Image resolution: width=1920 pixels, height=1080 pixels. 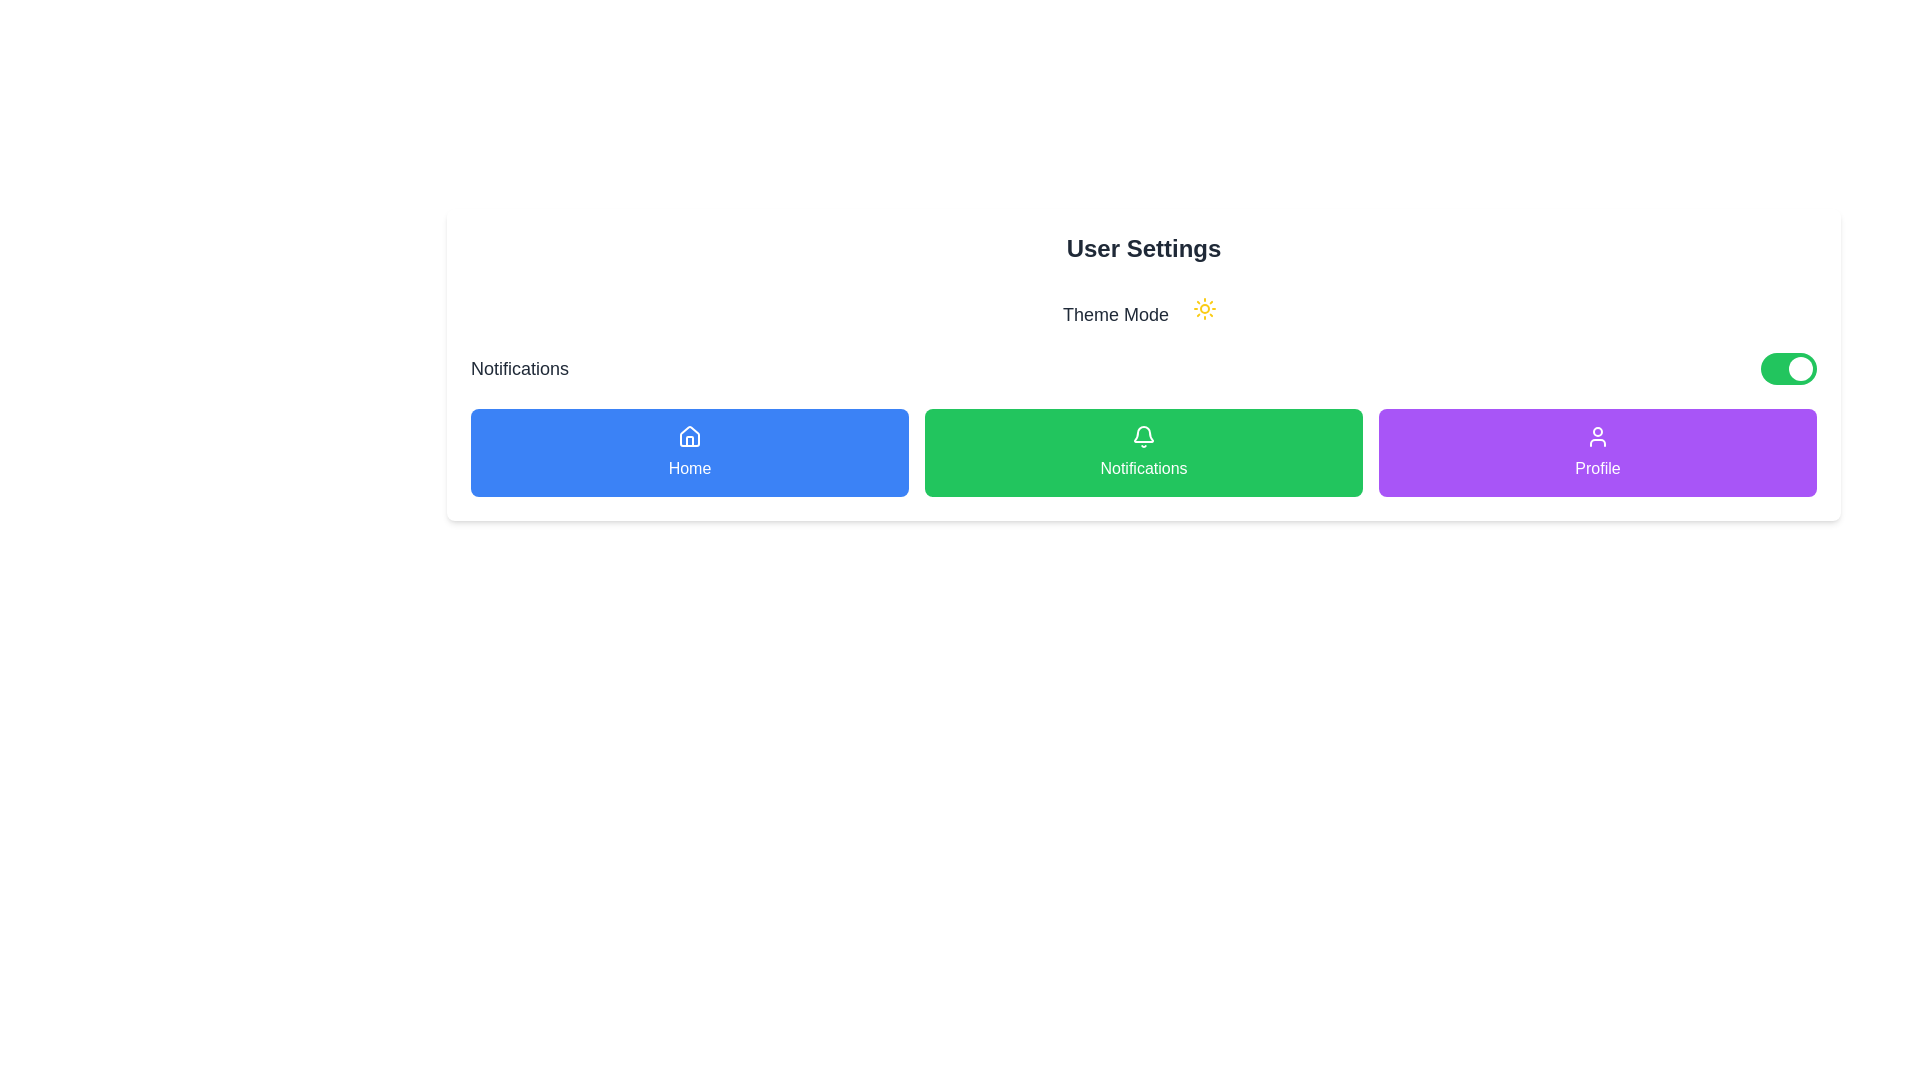 I want to click on the active toggle switch with a green background and a white circular handle, so click(x=1789, y=369).